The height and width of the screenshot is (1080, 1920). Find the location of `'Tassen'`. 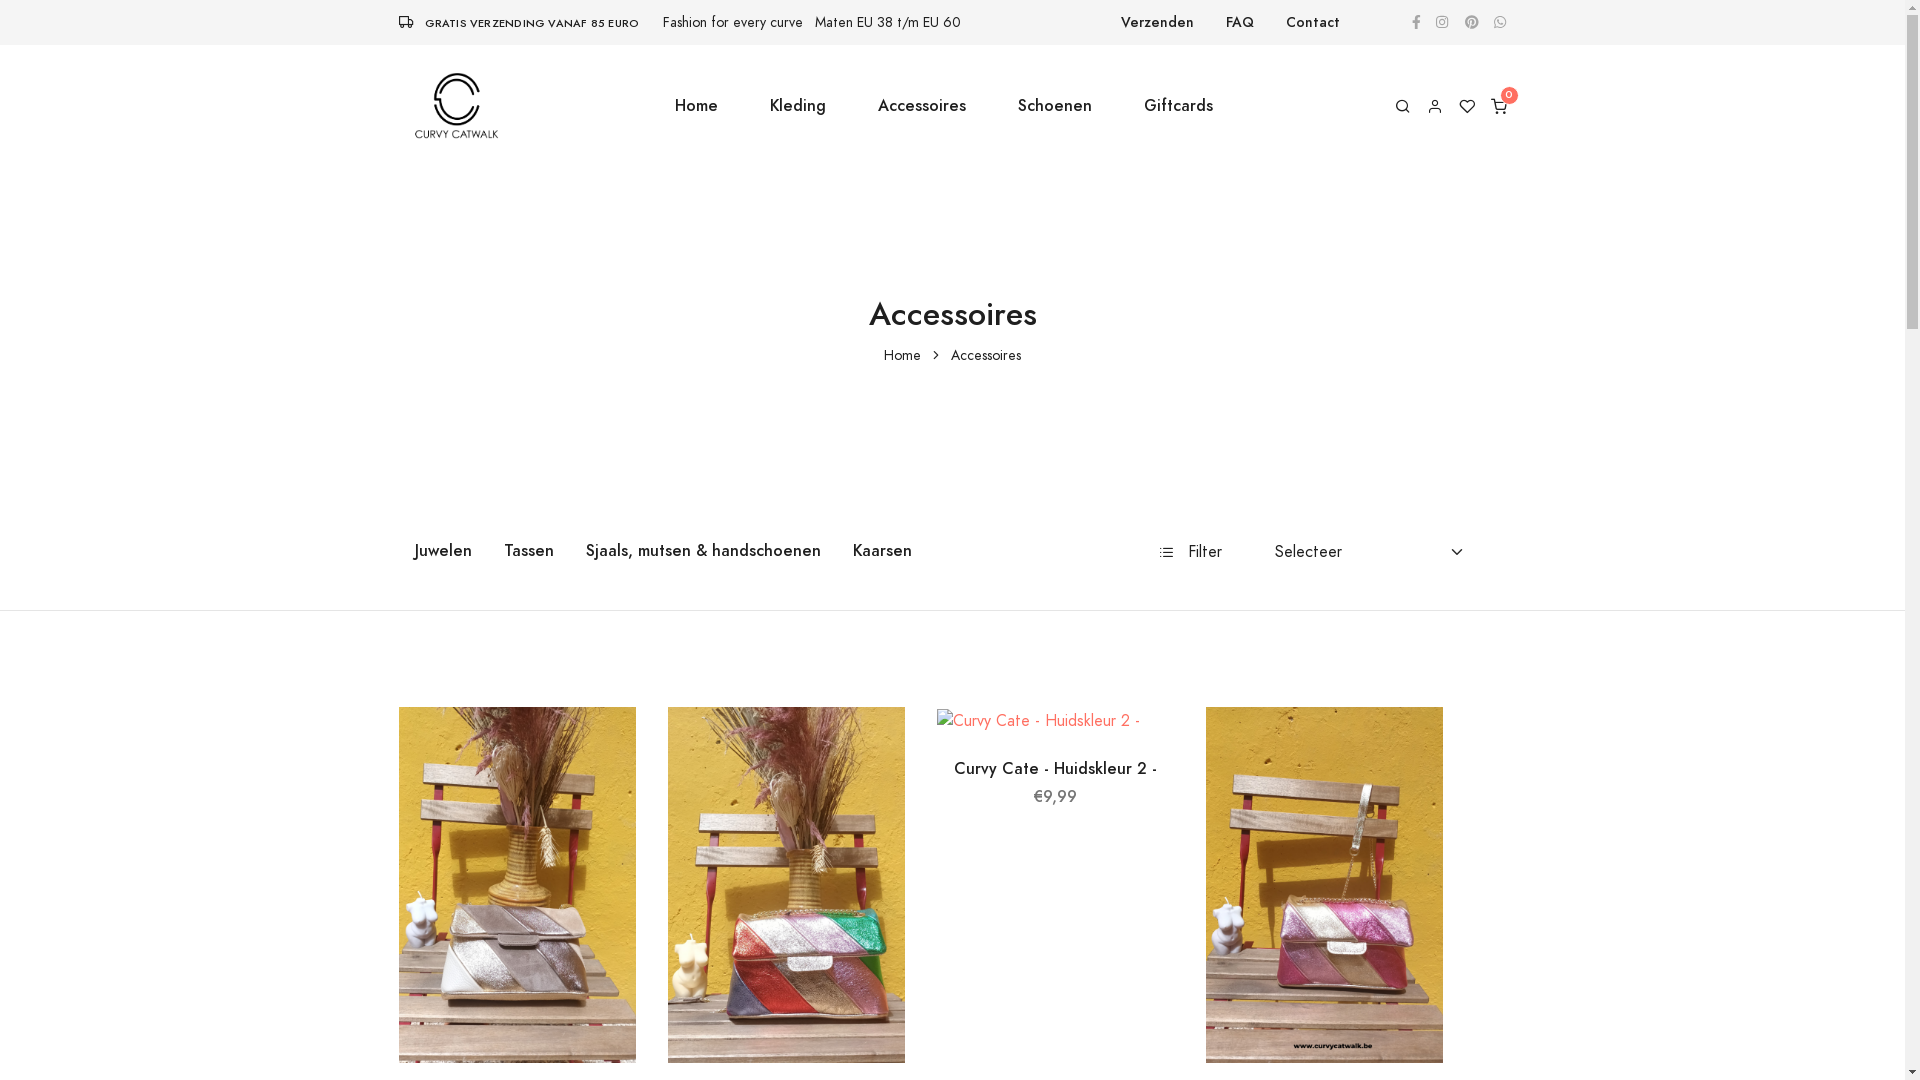

'Tassen' is located at coordinates (528, 551).